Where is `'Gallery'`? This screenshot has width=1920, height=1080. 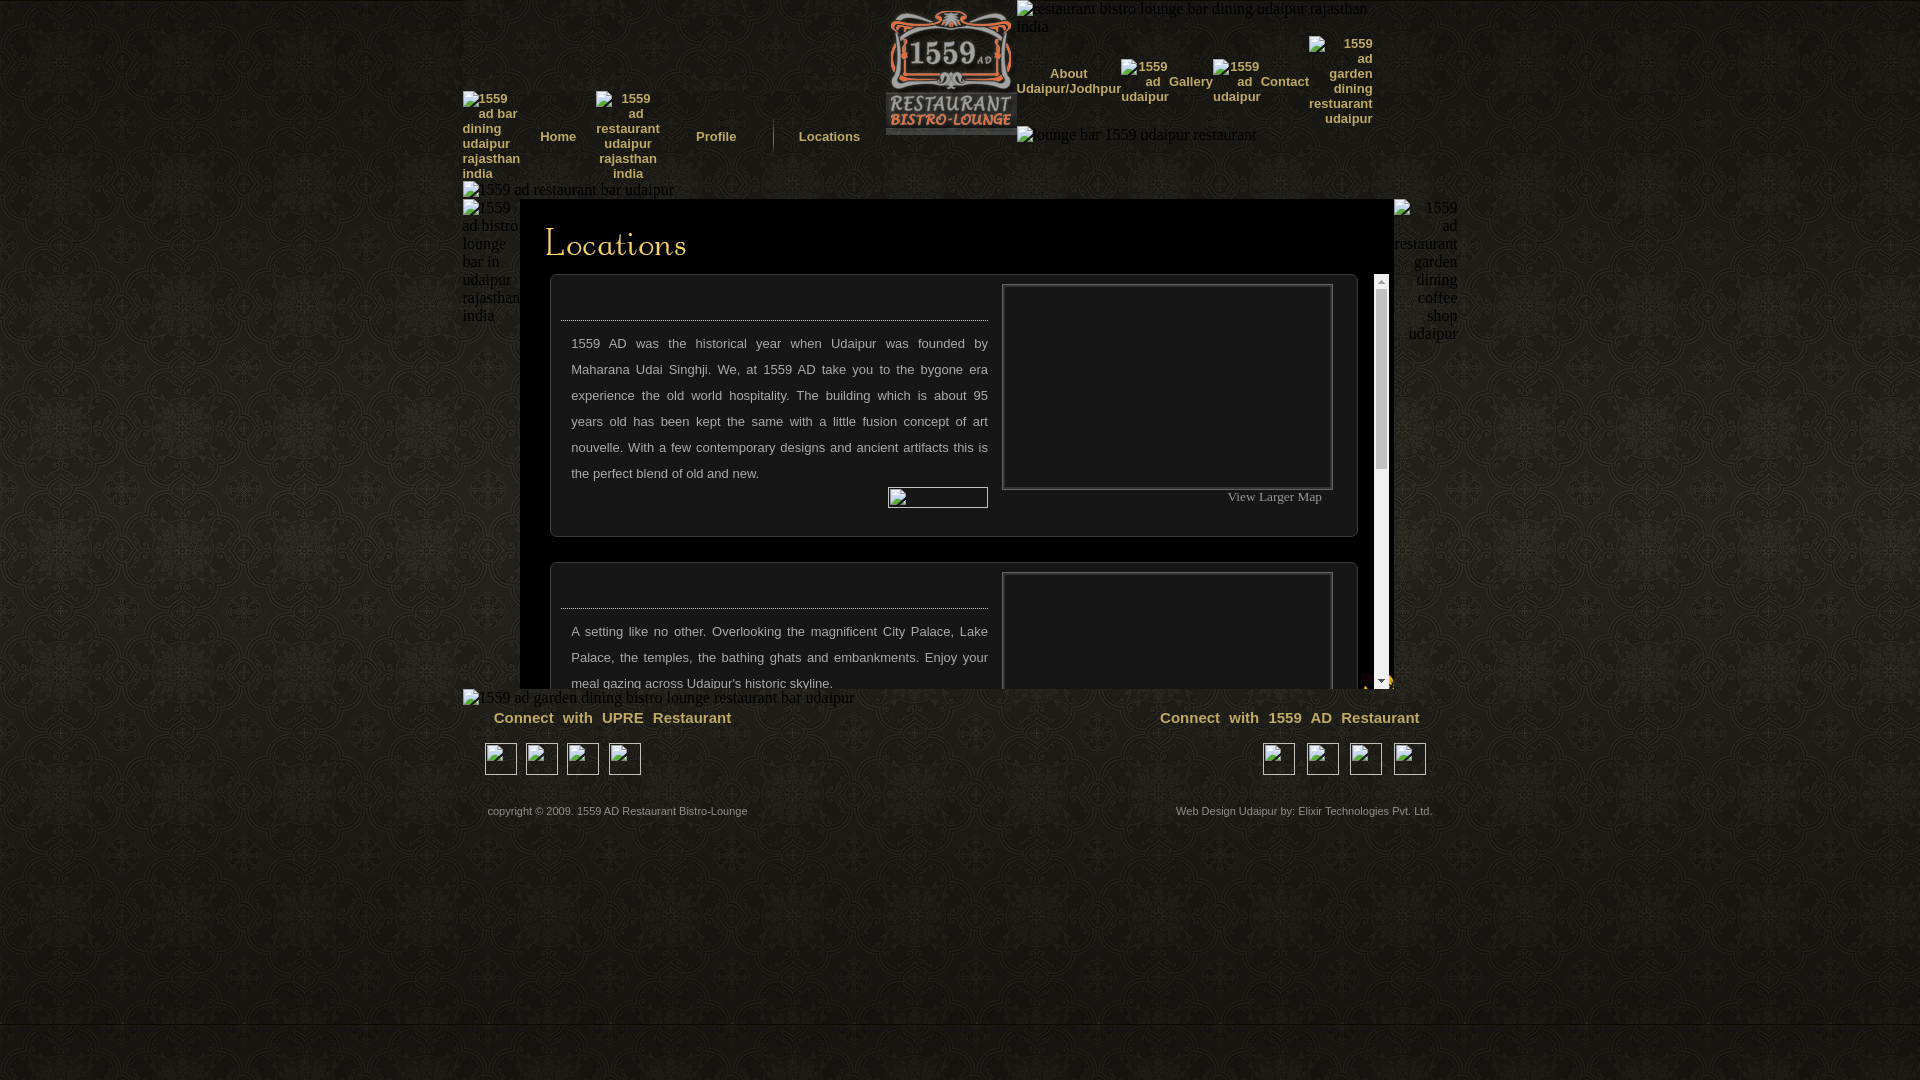
'Gallery' is located at coordinates (1169, 80).